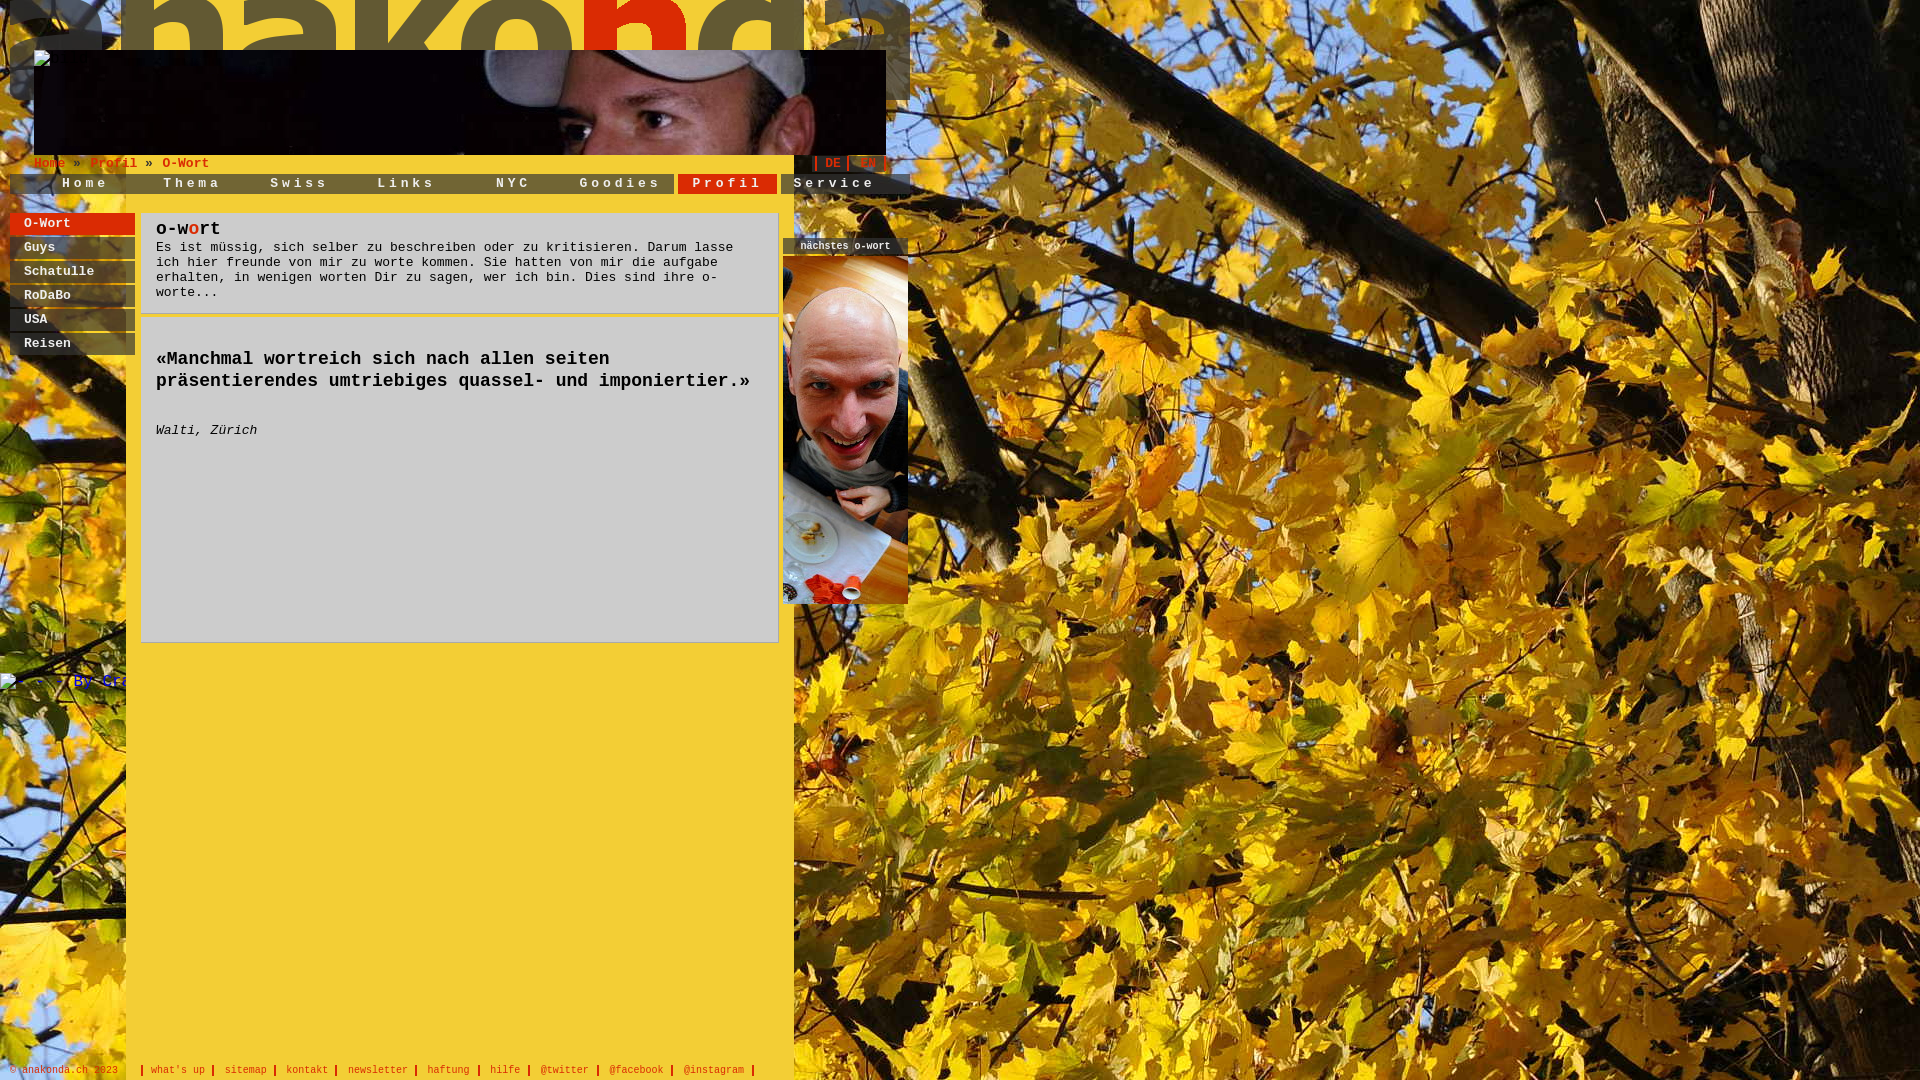  Describe the element at coordinates (835, 183) in the screenshot. I see `'Service'` at that location.